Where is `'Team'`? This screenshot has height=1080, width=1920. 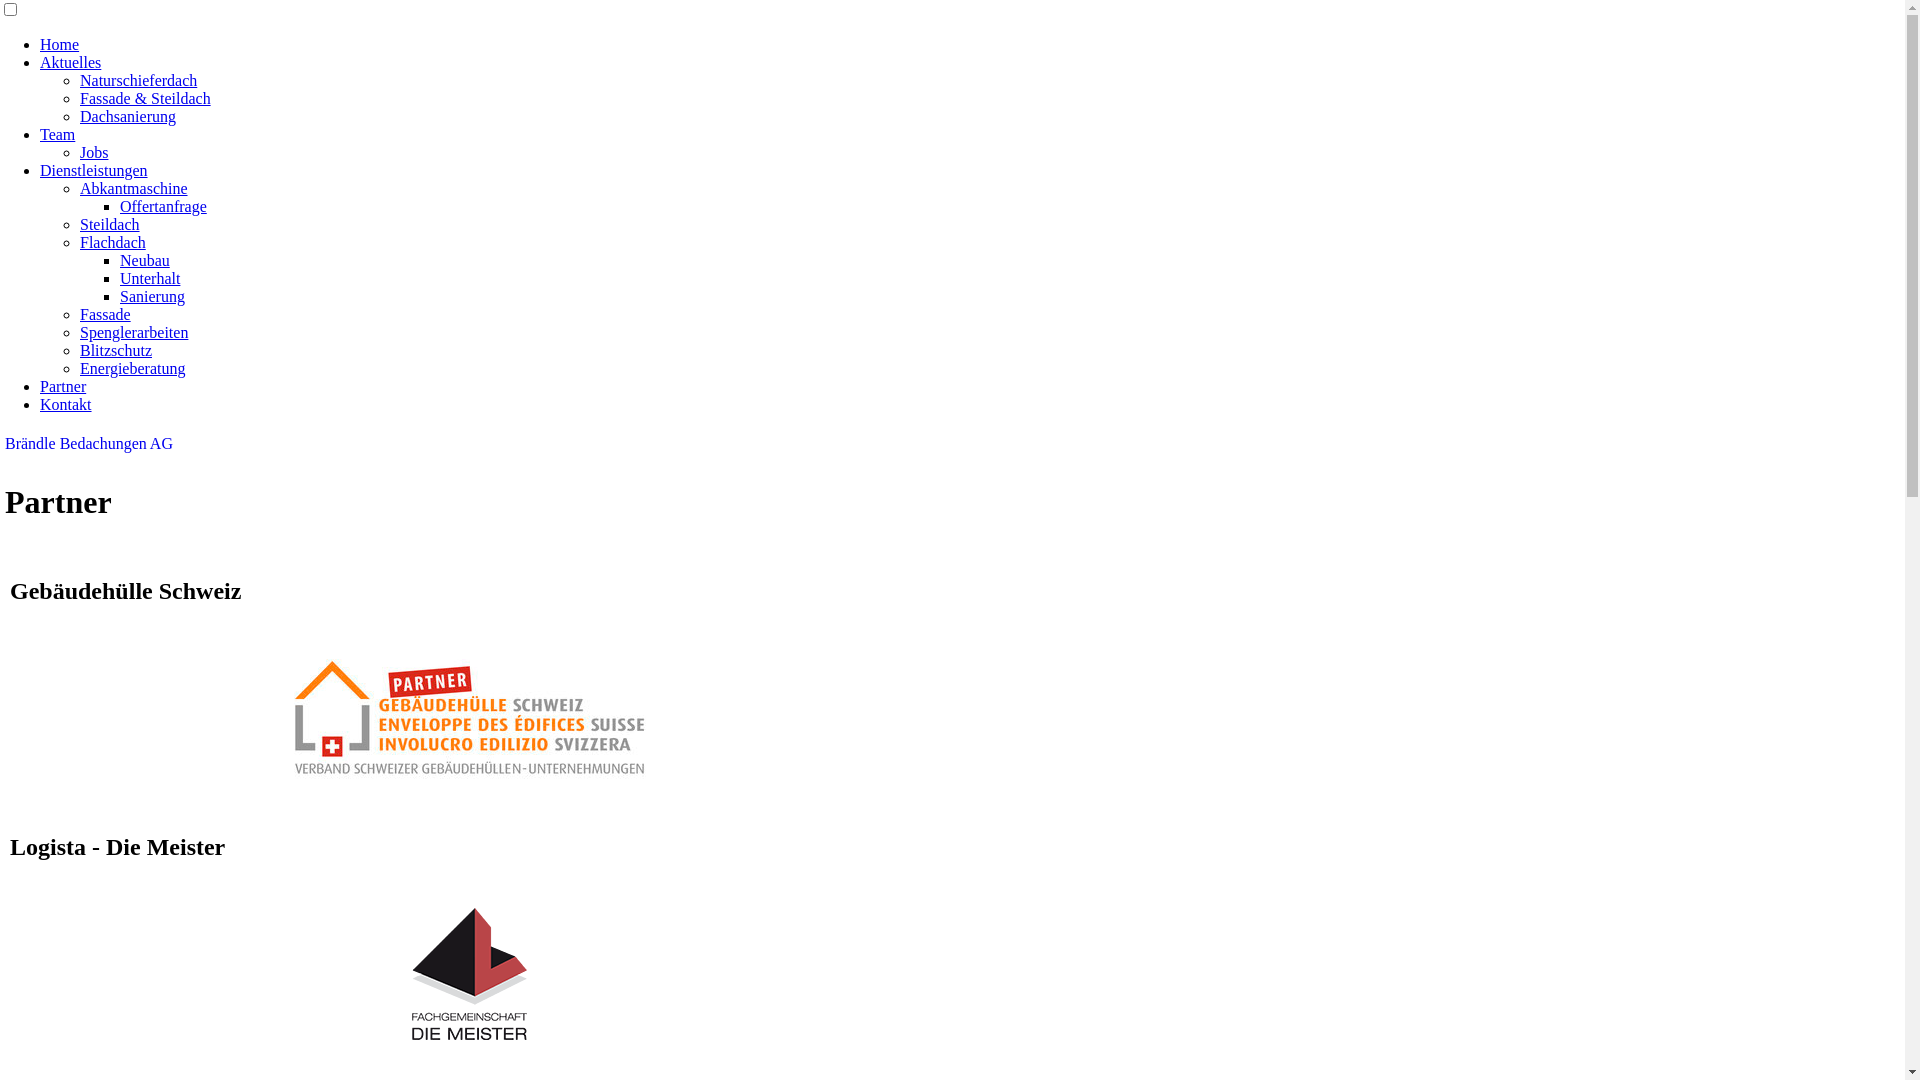
'Team' is located at coordinates (57, 134).